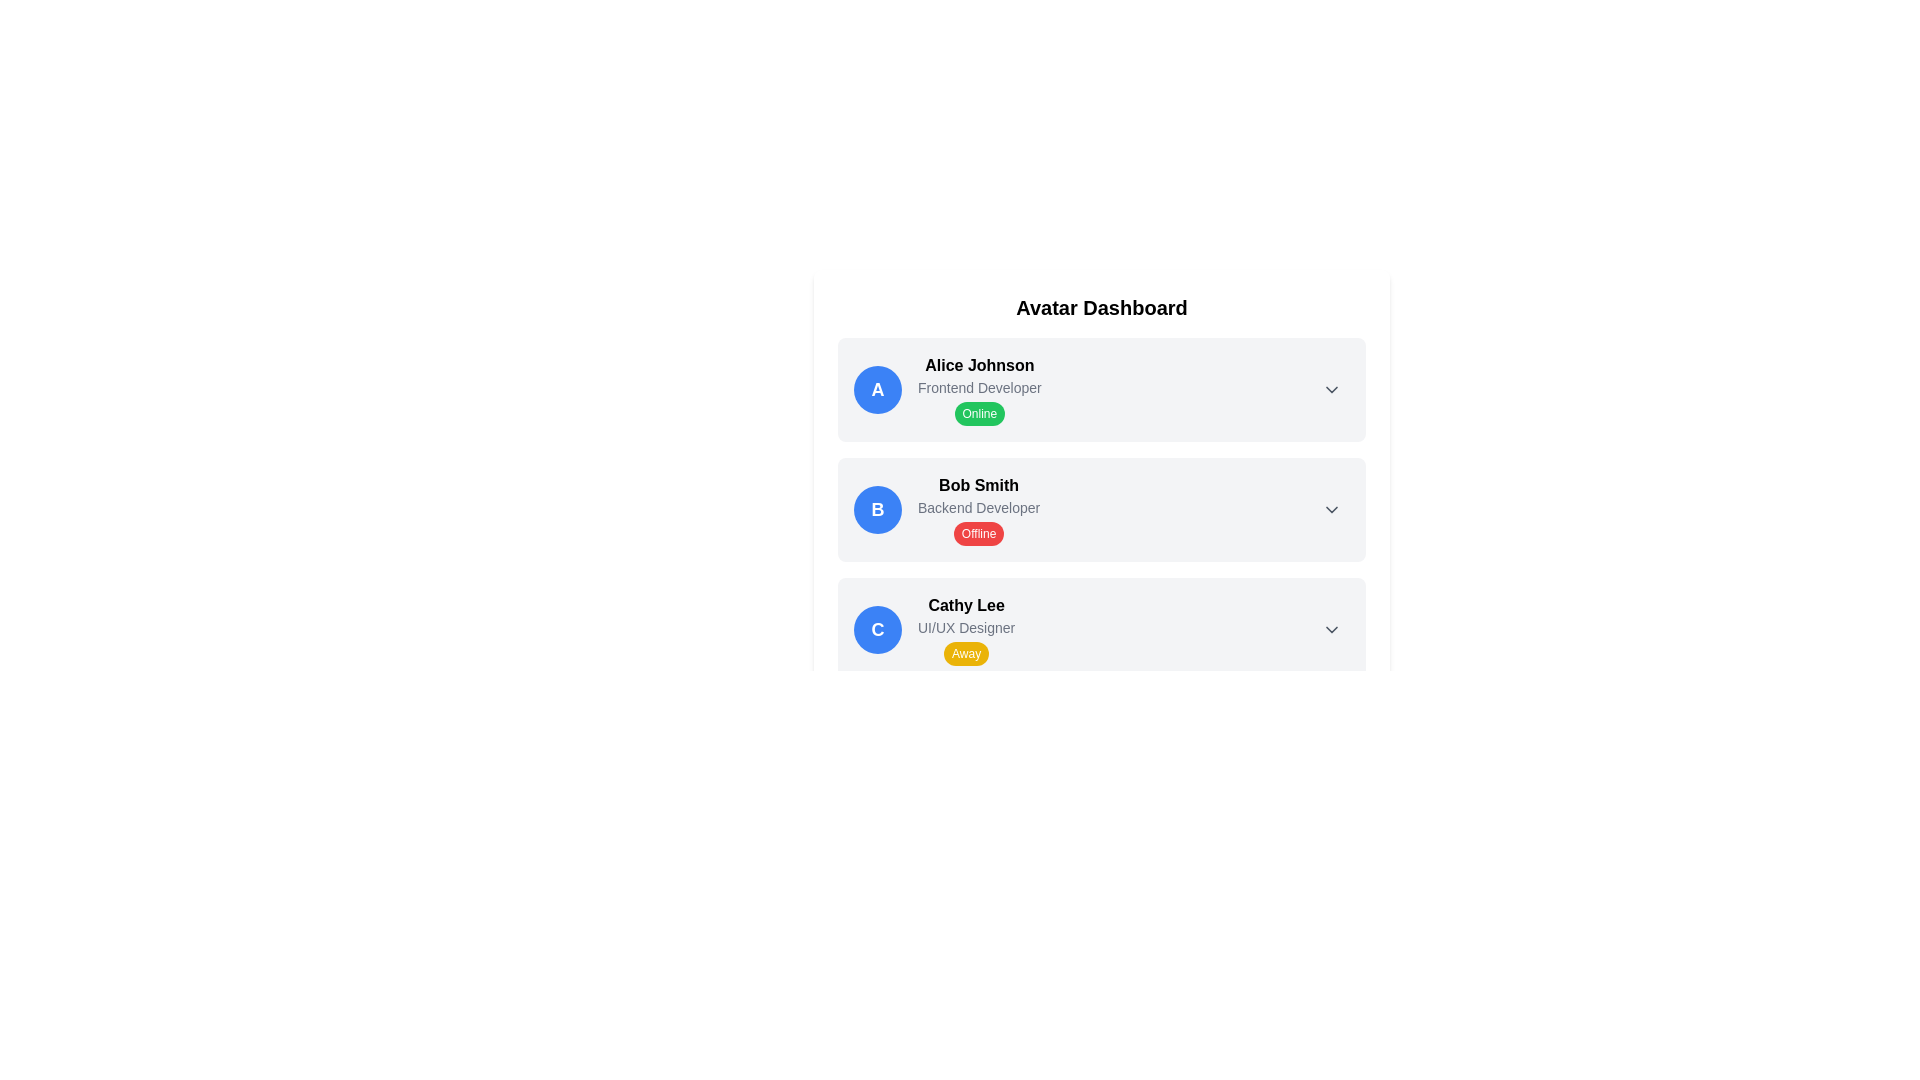 This screenshot has width=1920, height=1080. I want to click on the 'UI/UX Designer' label displayed in gray color within the card for 'Cathy Lee', positioned between the primary text 'Cathy Lee' and the badge 'Away', so click(966, 627).